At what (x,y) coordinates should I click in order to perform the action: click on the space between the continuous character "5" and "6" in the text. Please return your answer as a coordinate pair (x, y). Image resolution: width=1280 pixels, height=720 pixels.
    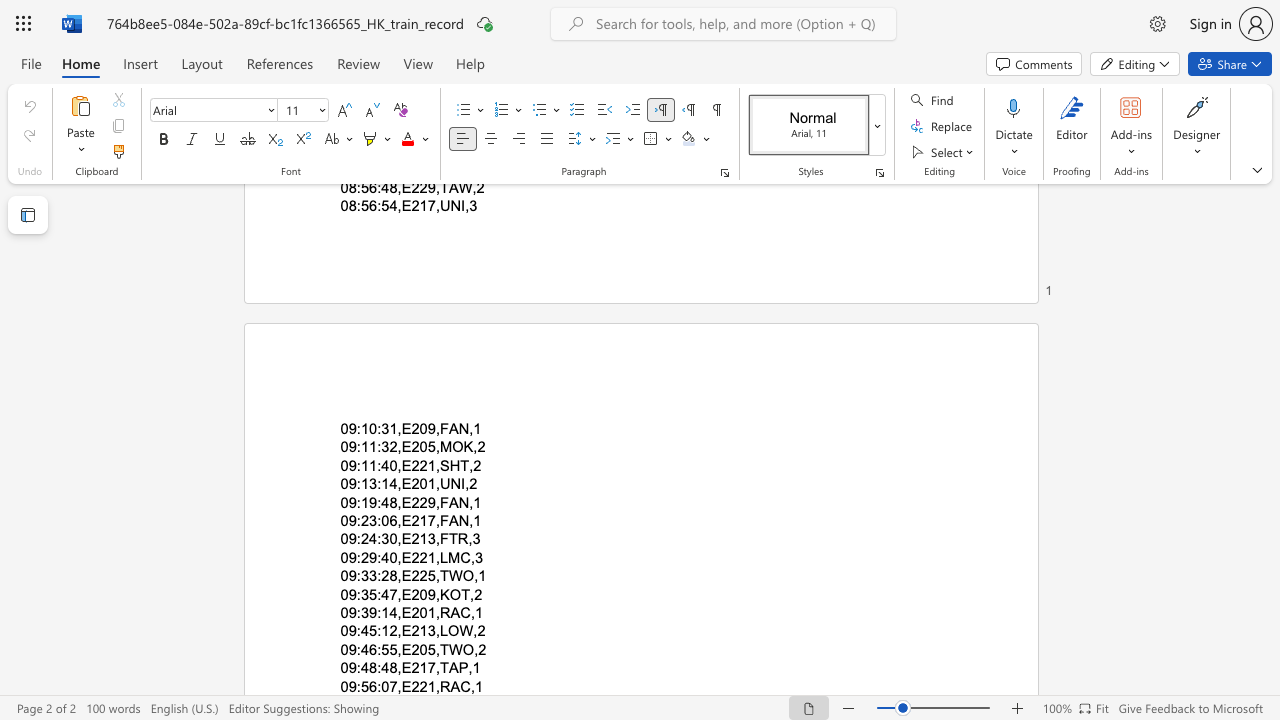
    Looking at the image, I should click on (369, 685).